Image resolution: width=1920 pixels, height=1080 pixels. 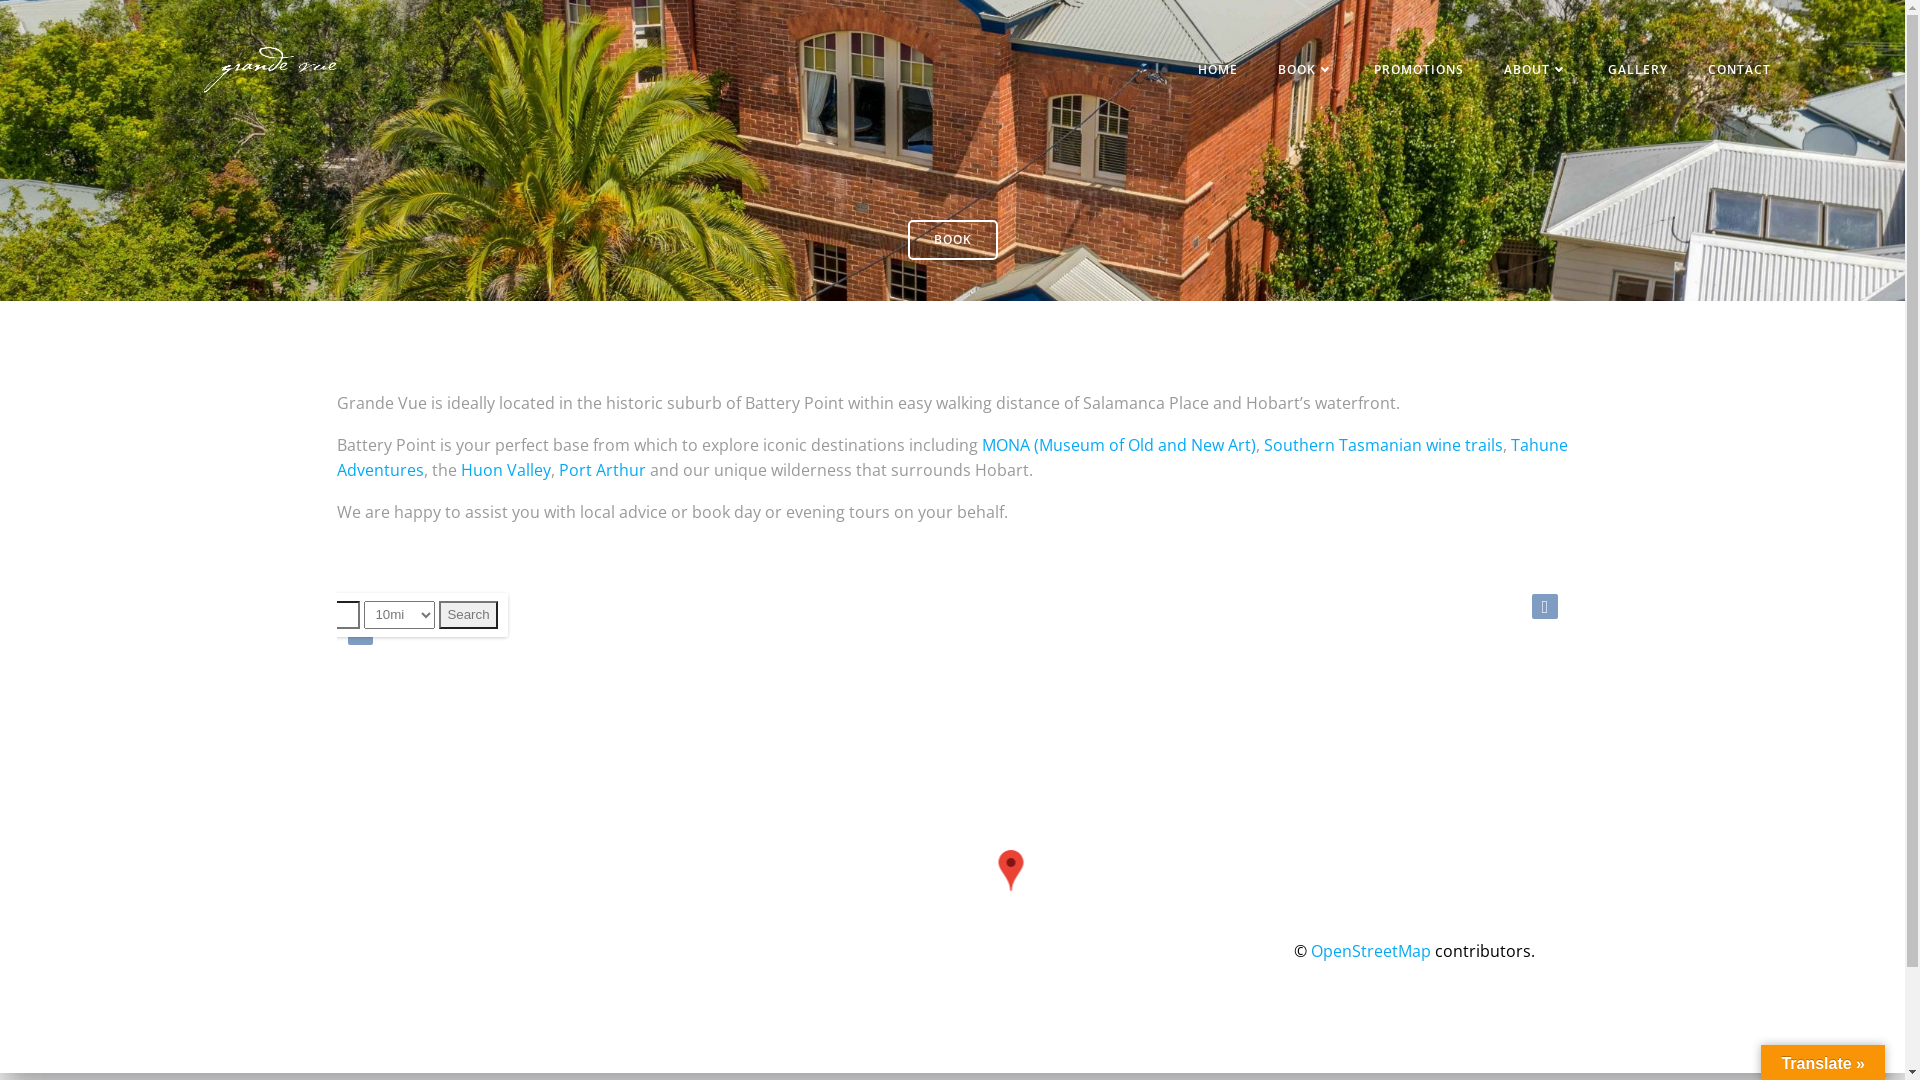 I want to click on 'PROMOTIONS', so click(x=1418, y=68).